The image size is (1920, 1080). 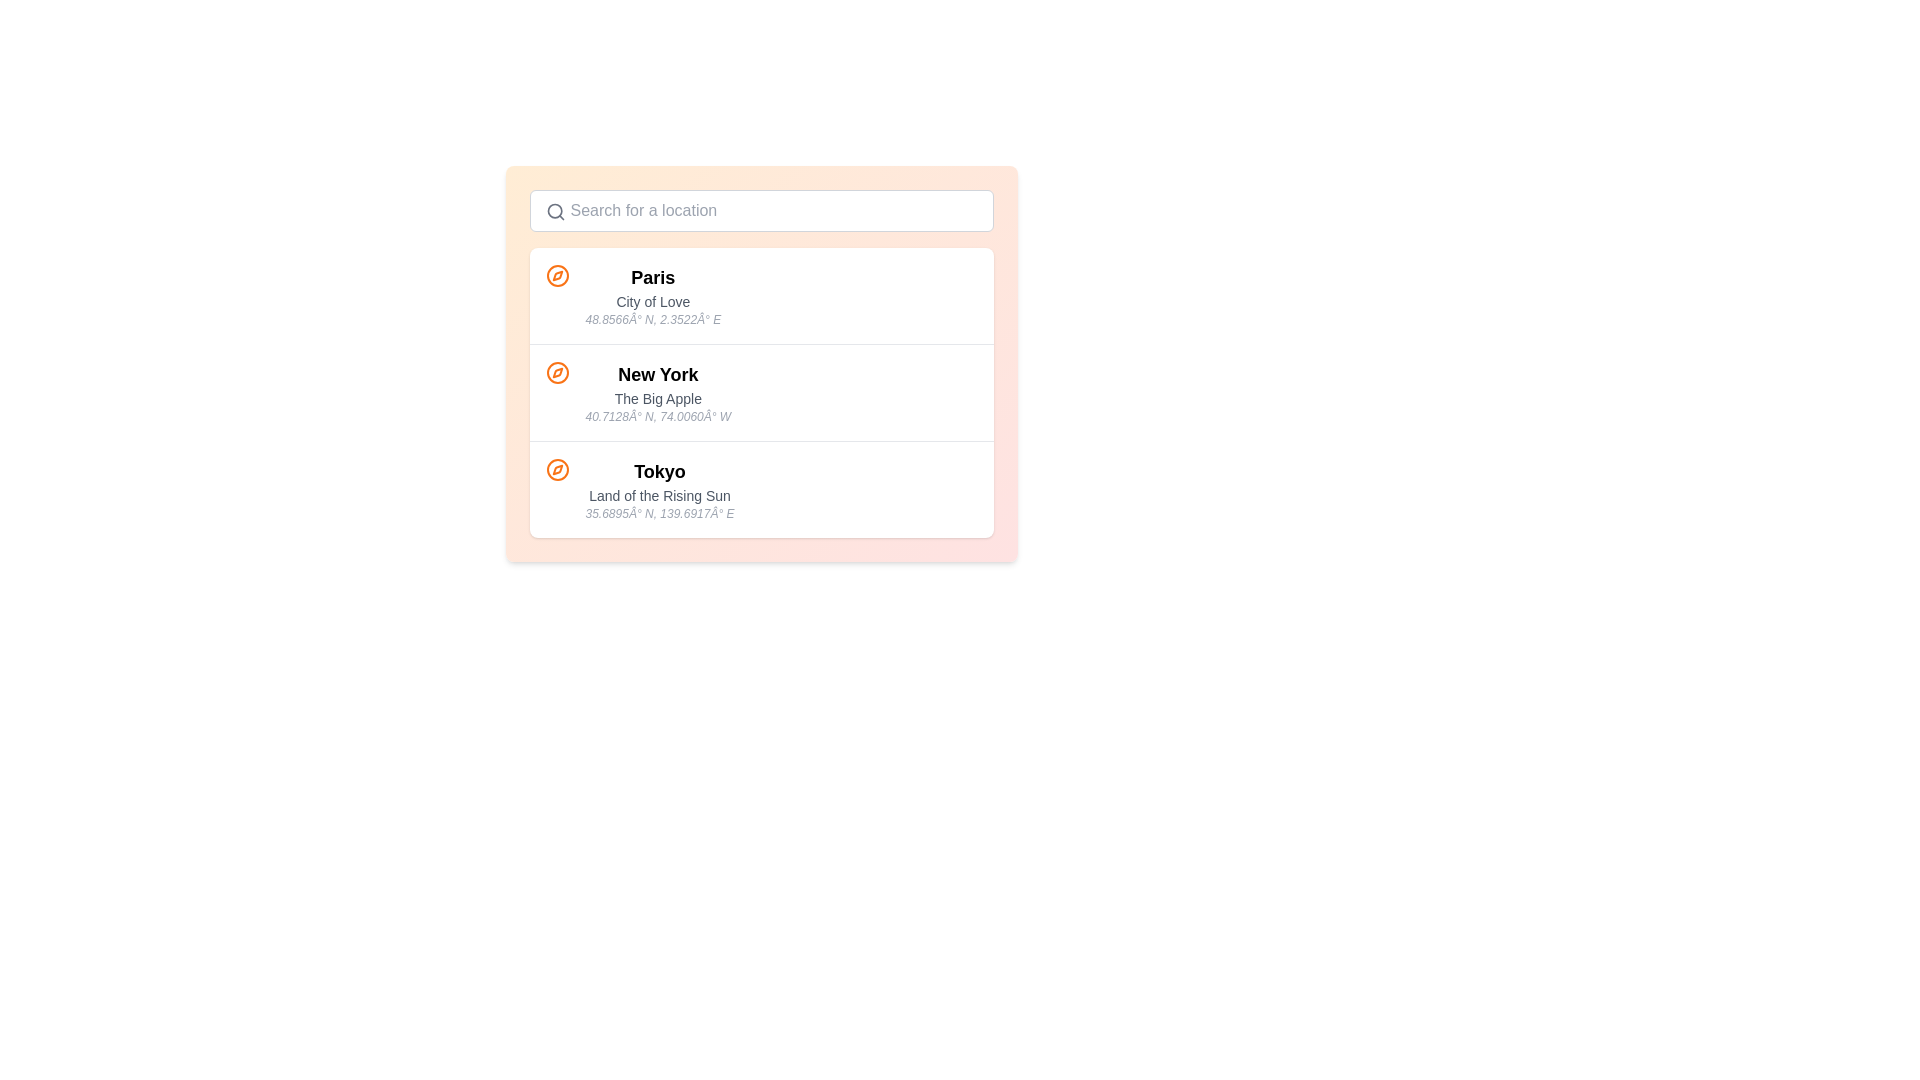 I want to click on the 'New York' list item, so click(x=760, y=392).